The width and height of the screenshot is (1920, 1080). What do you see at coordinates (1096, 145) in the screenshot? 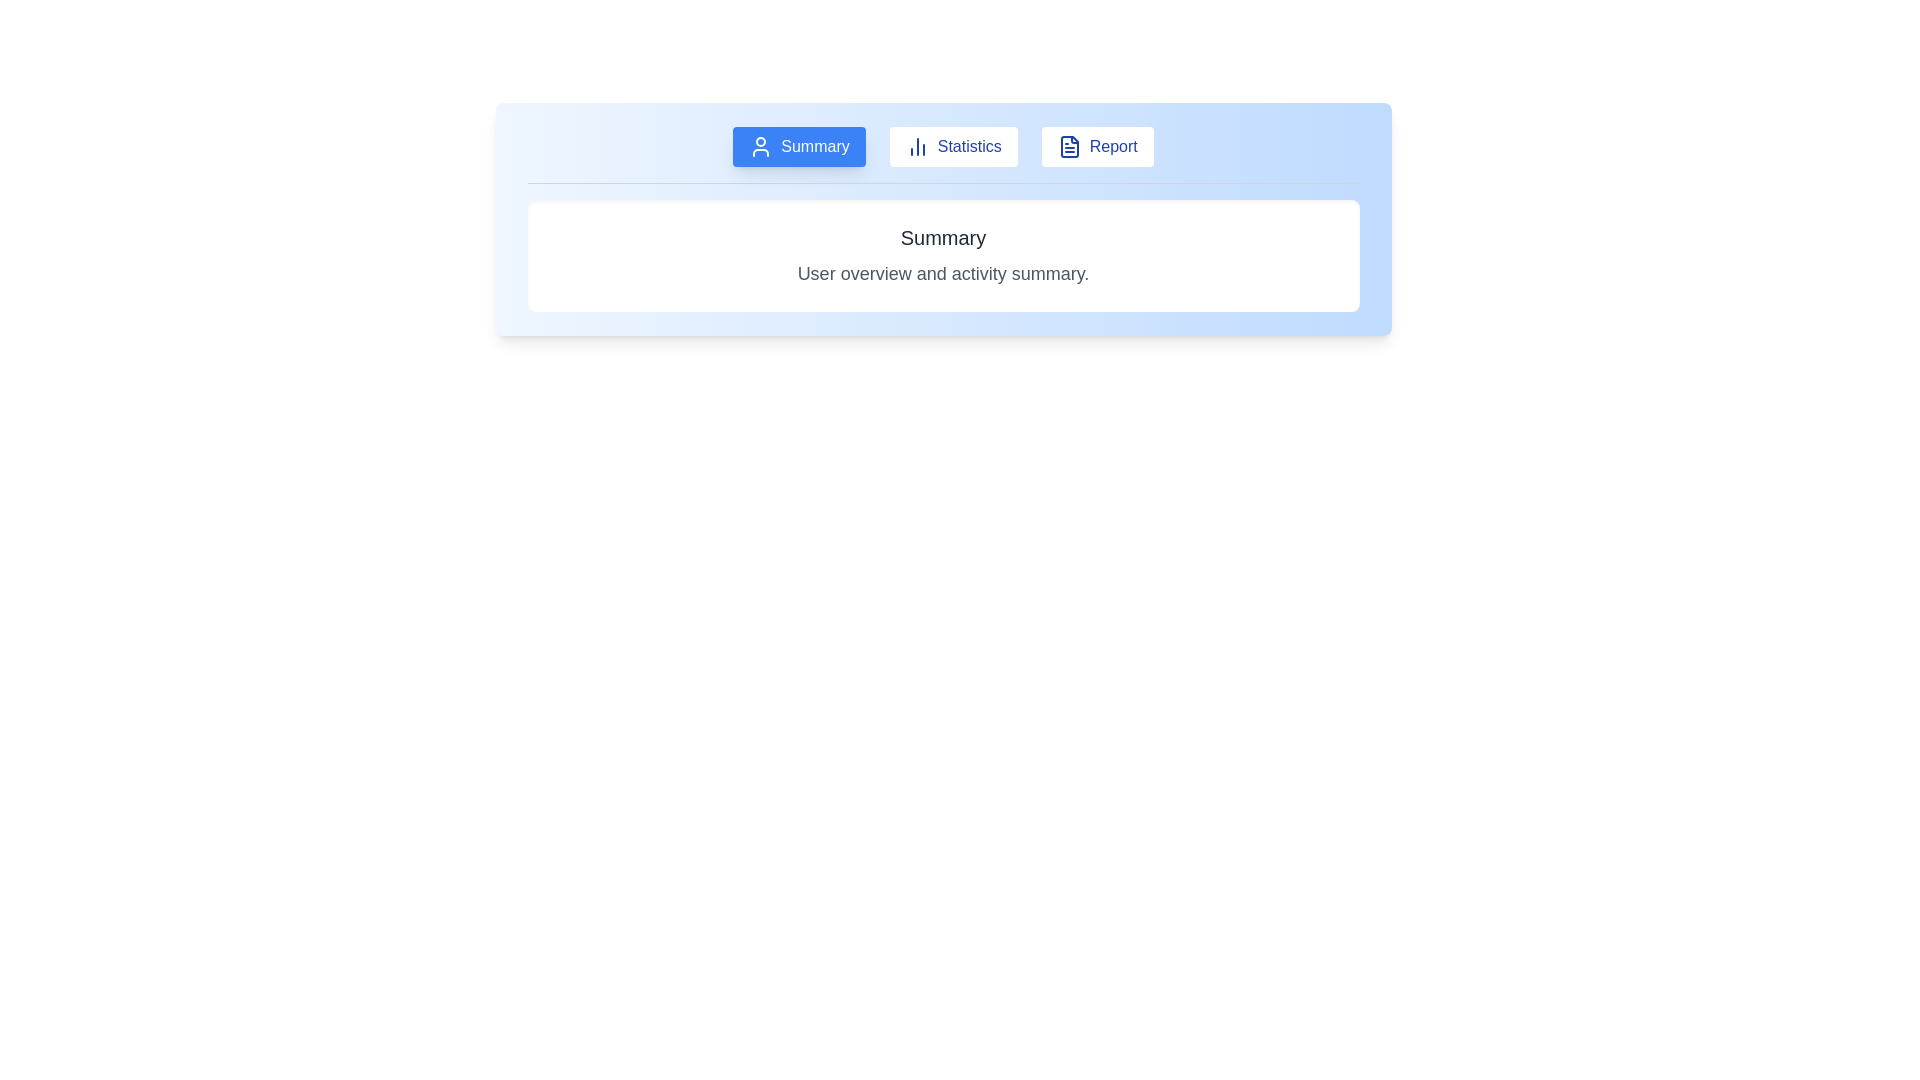
I see `the Report tab to view its content` at bounding box center [1096, 145].